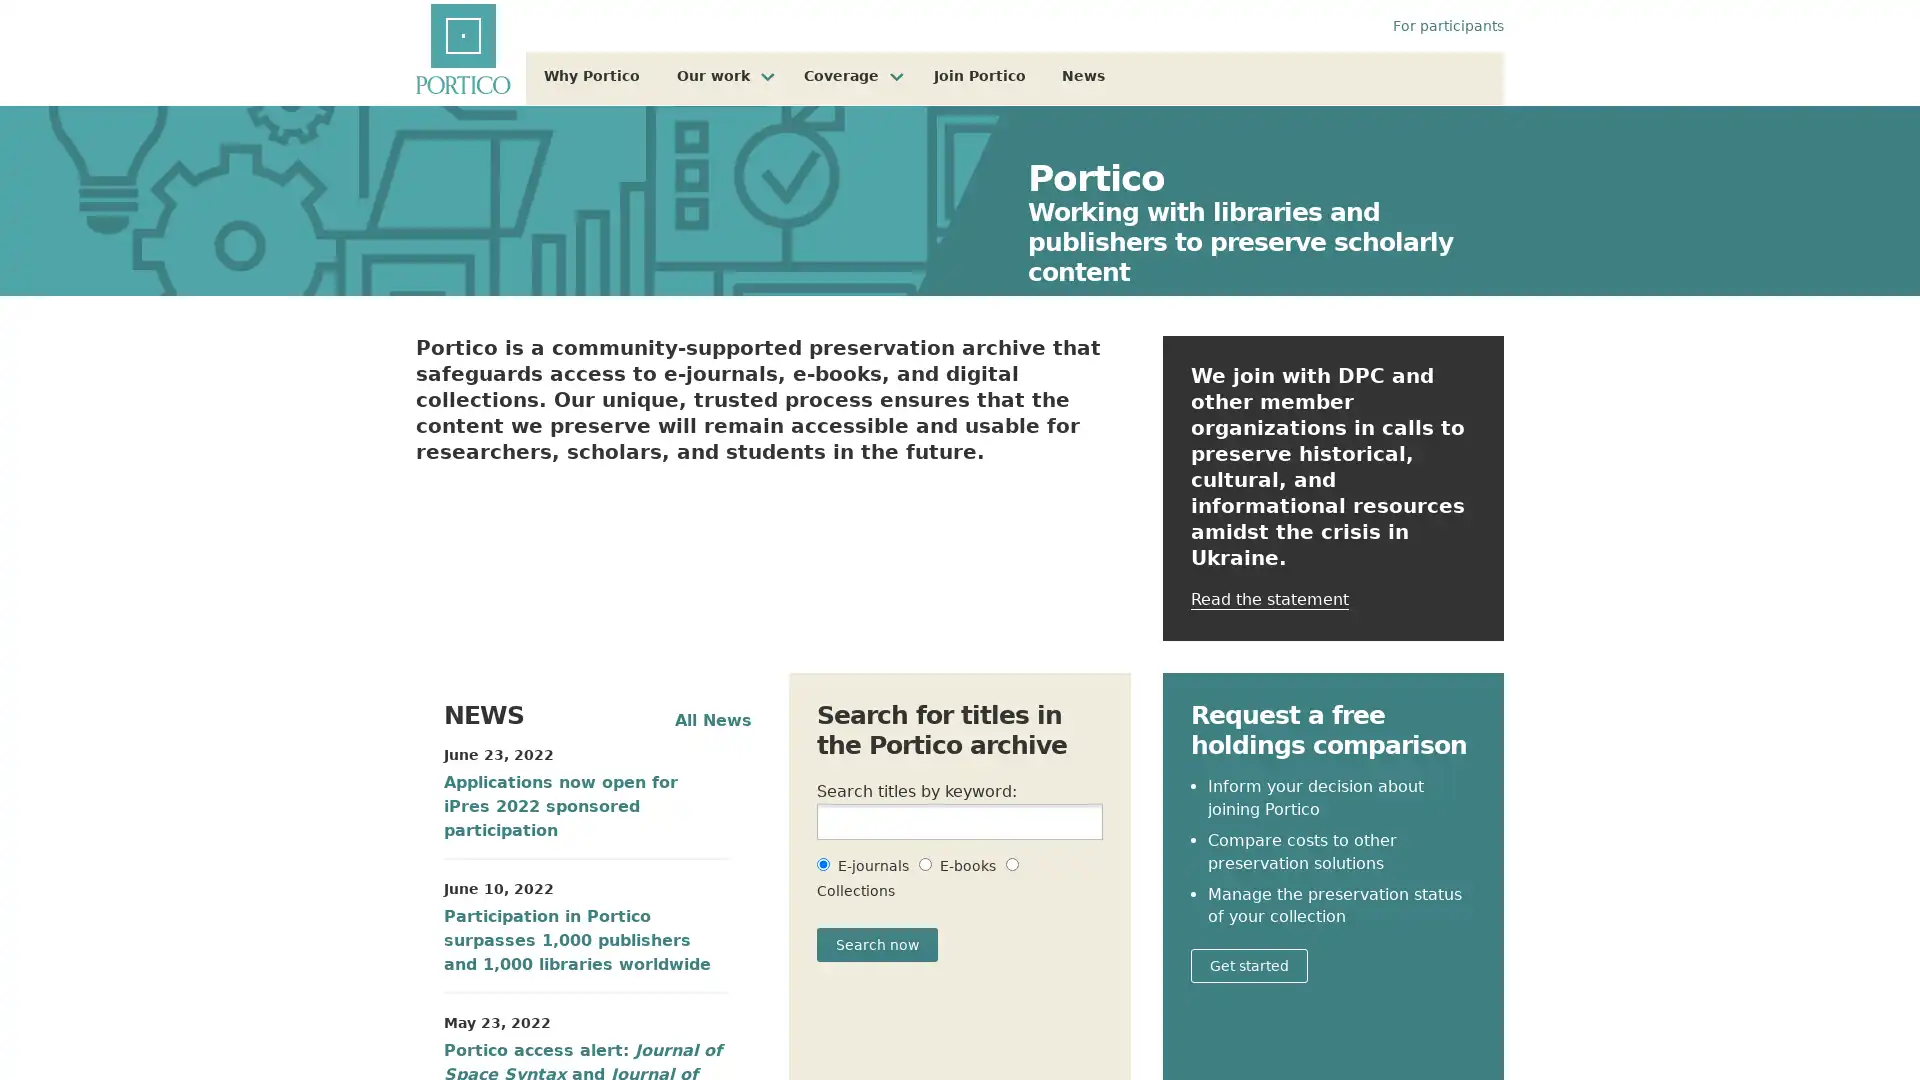 Image resolution: width=1920 pixels, height=1080 pixels. What do you see at coordinates (1401, 1015) in the screenshot?
I see `Cookie Settings` at bounding box center [1401, 1015].